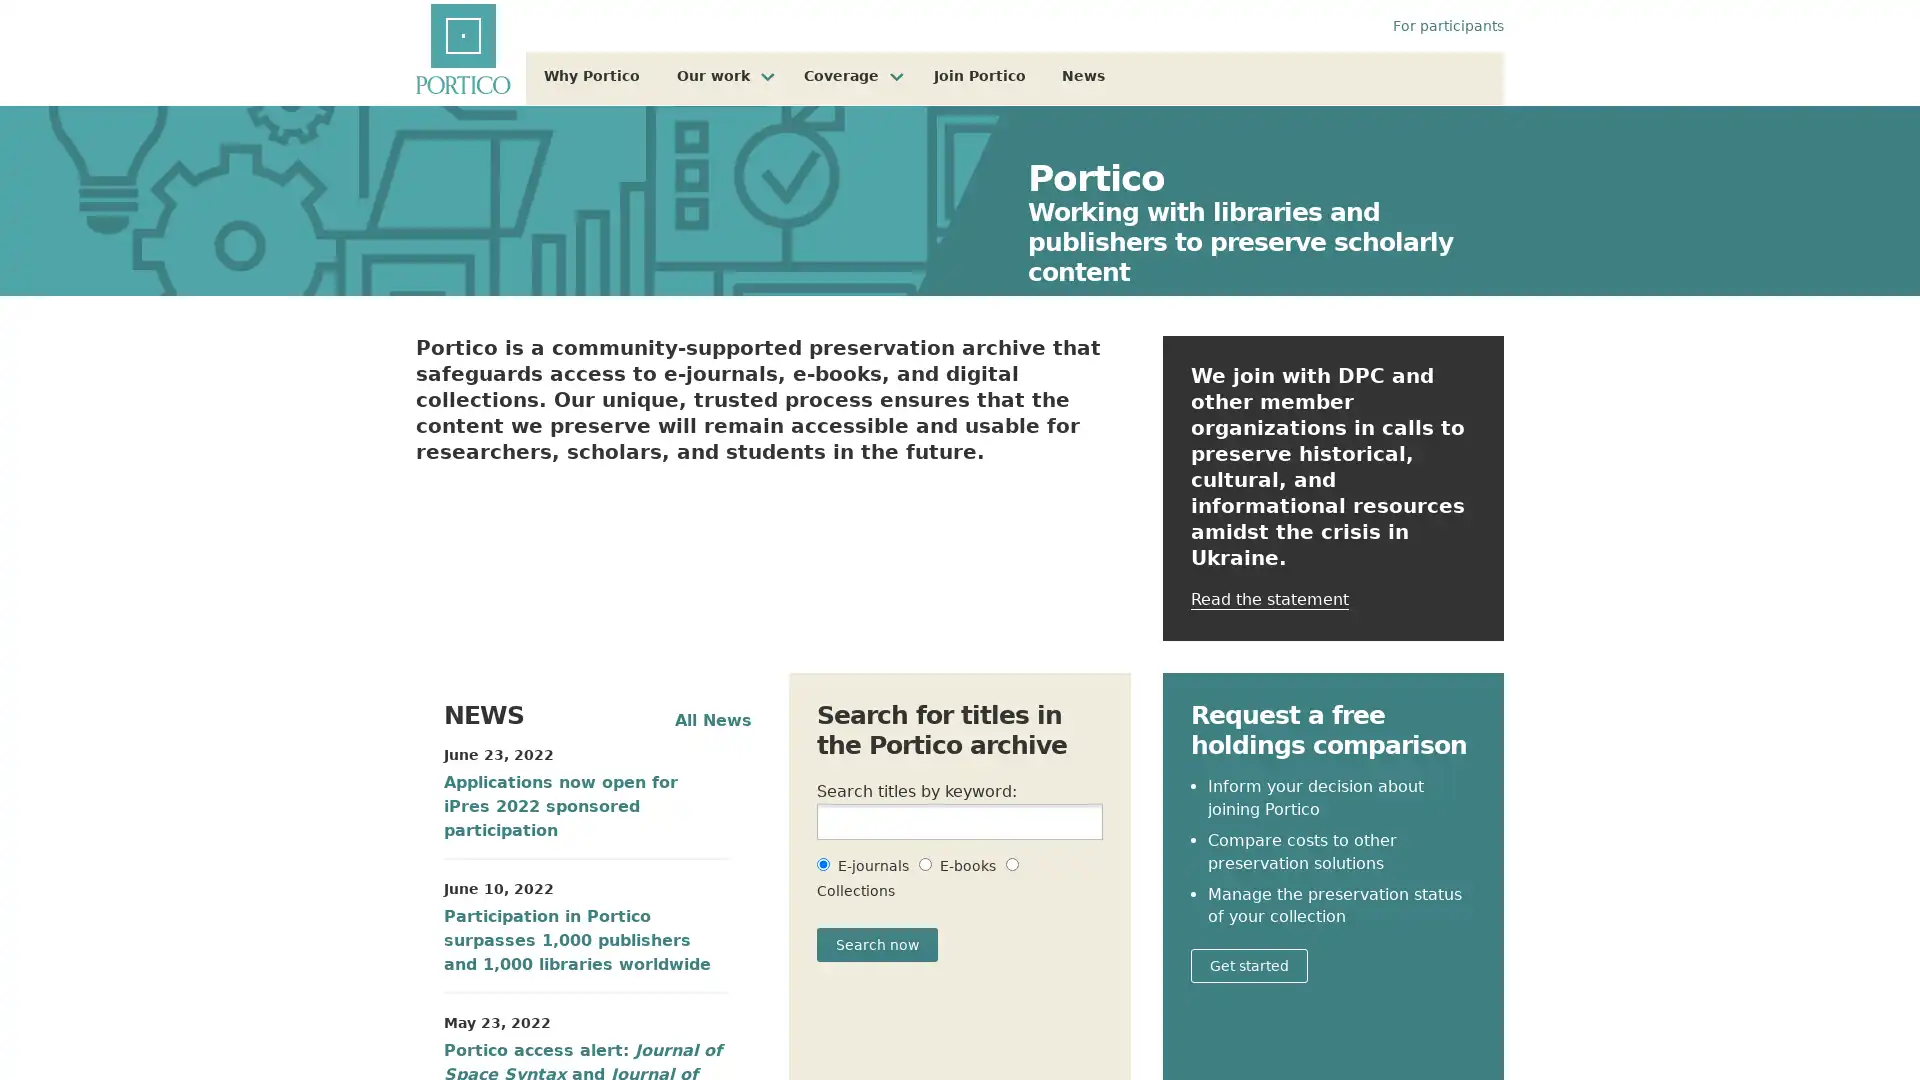 Image resolution: width=1920 pixels, height=1080 pixels. What do you see at coordinates (1401, 1015) in the screenshot?
I see `Cookie Settings` at bounding box center [1401, 1015].